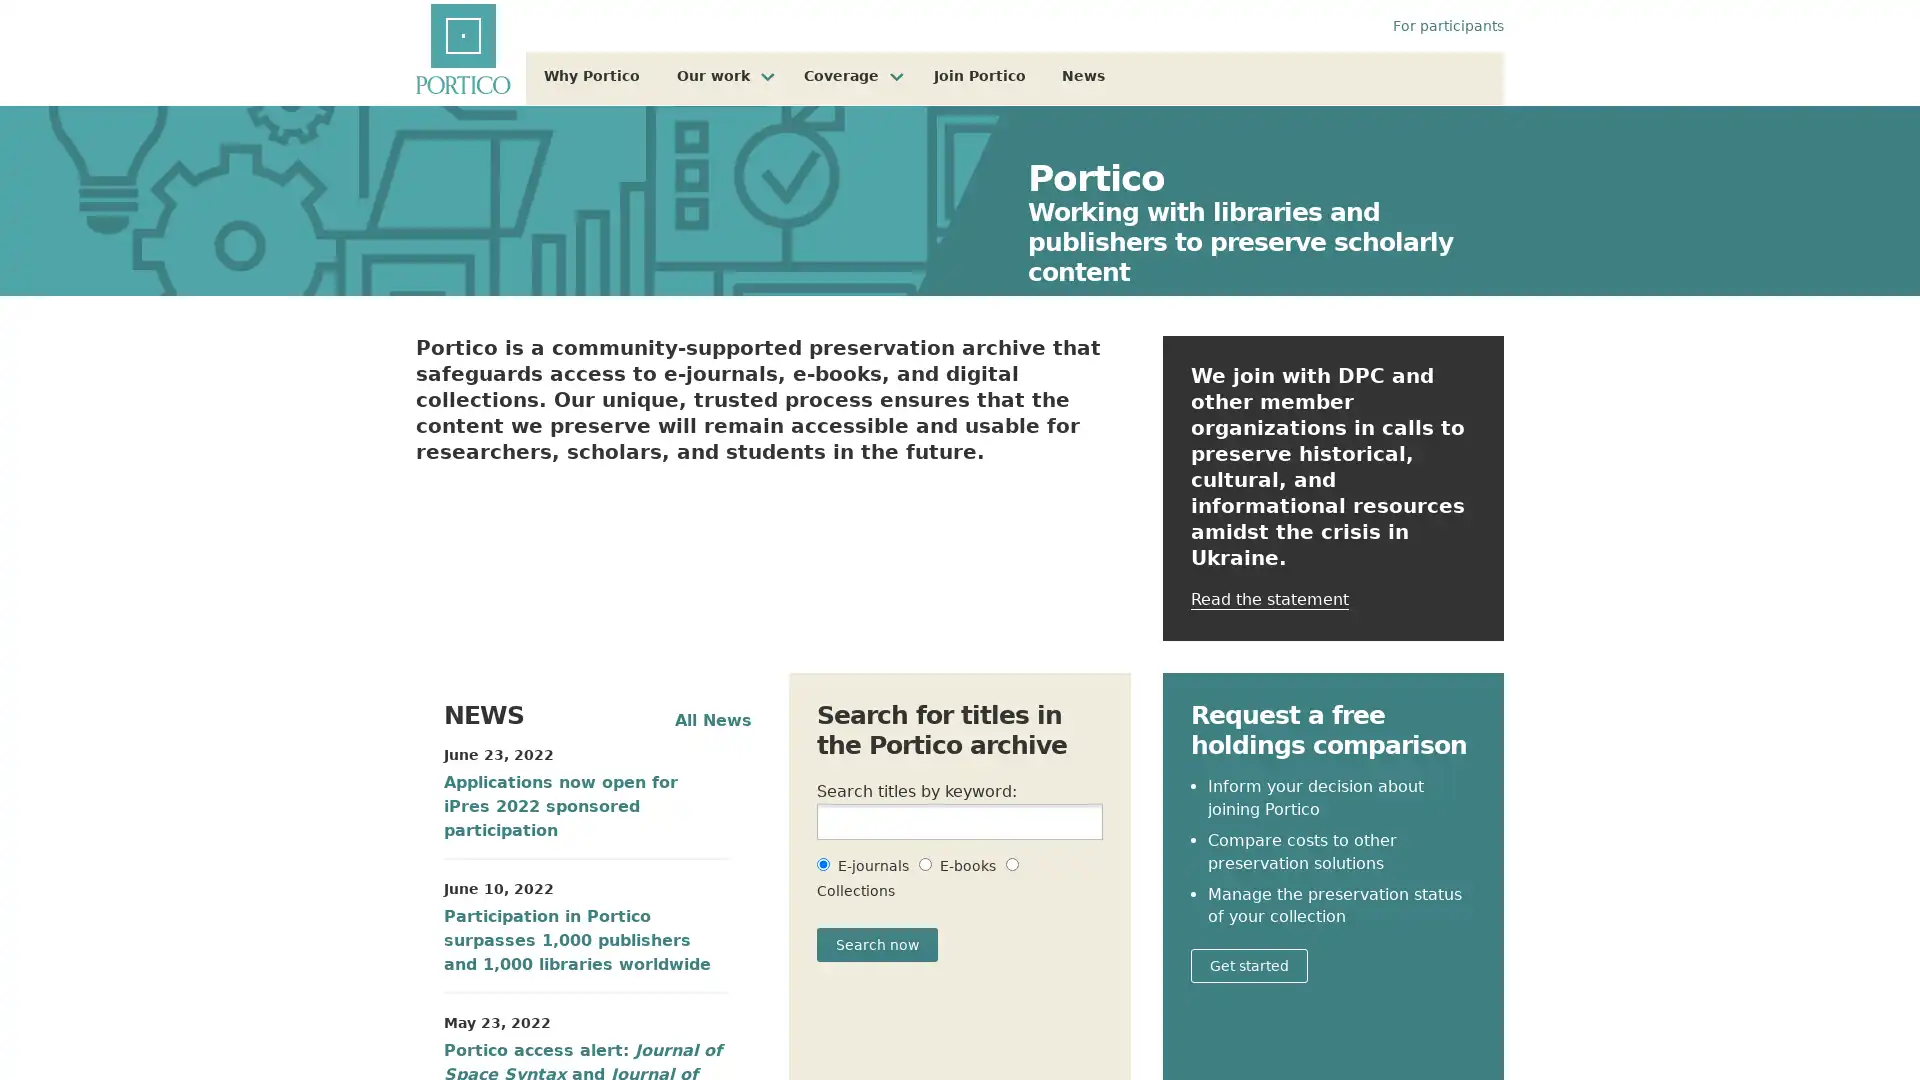 Image resolution: width=1920 pixels, height=1080 pixels. What do you see at coordinates (1401, 1015) in the screenshot?
I see `Cookie Settings` at bounding box center [1401, 1015].